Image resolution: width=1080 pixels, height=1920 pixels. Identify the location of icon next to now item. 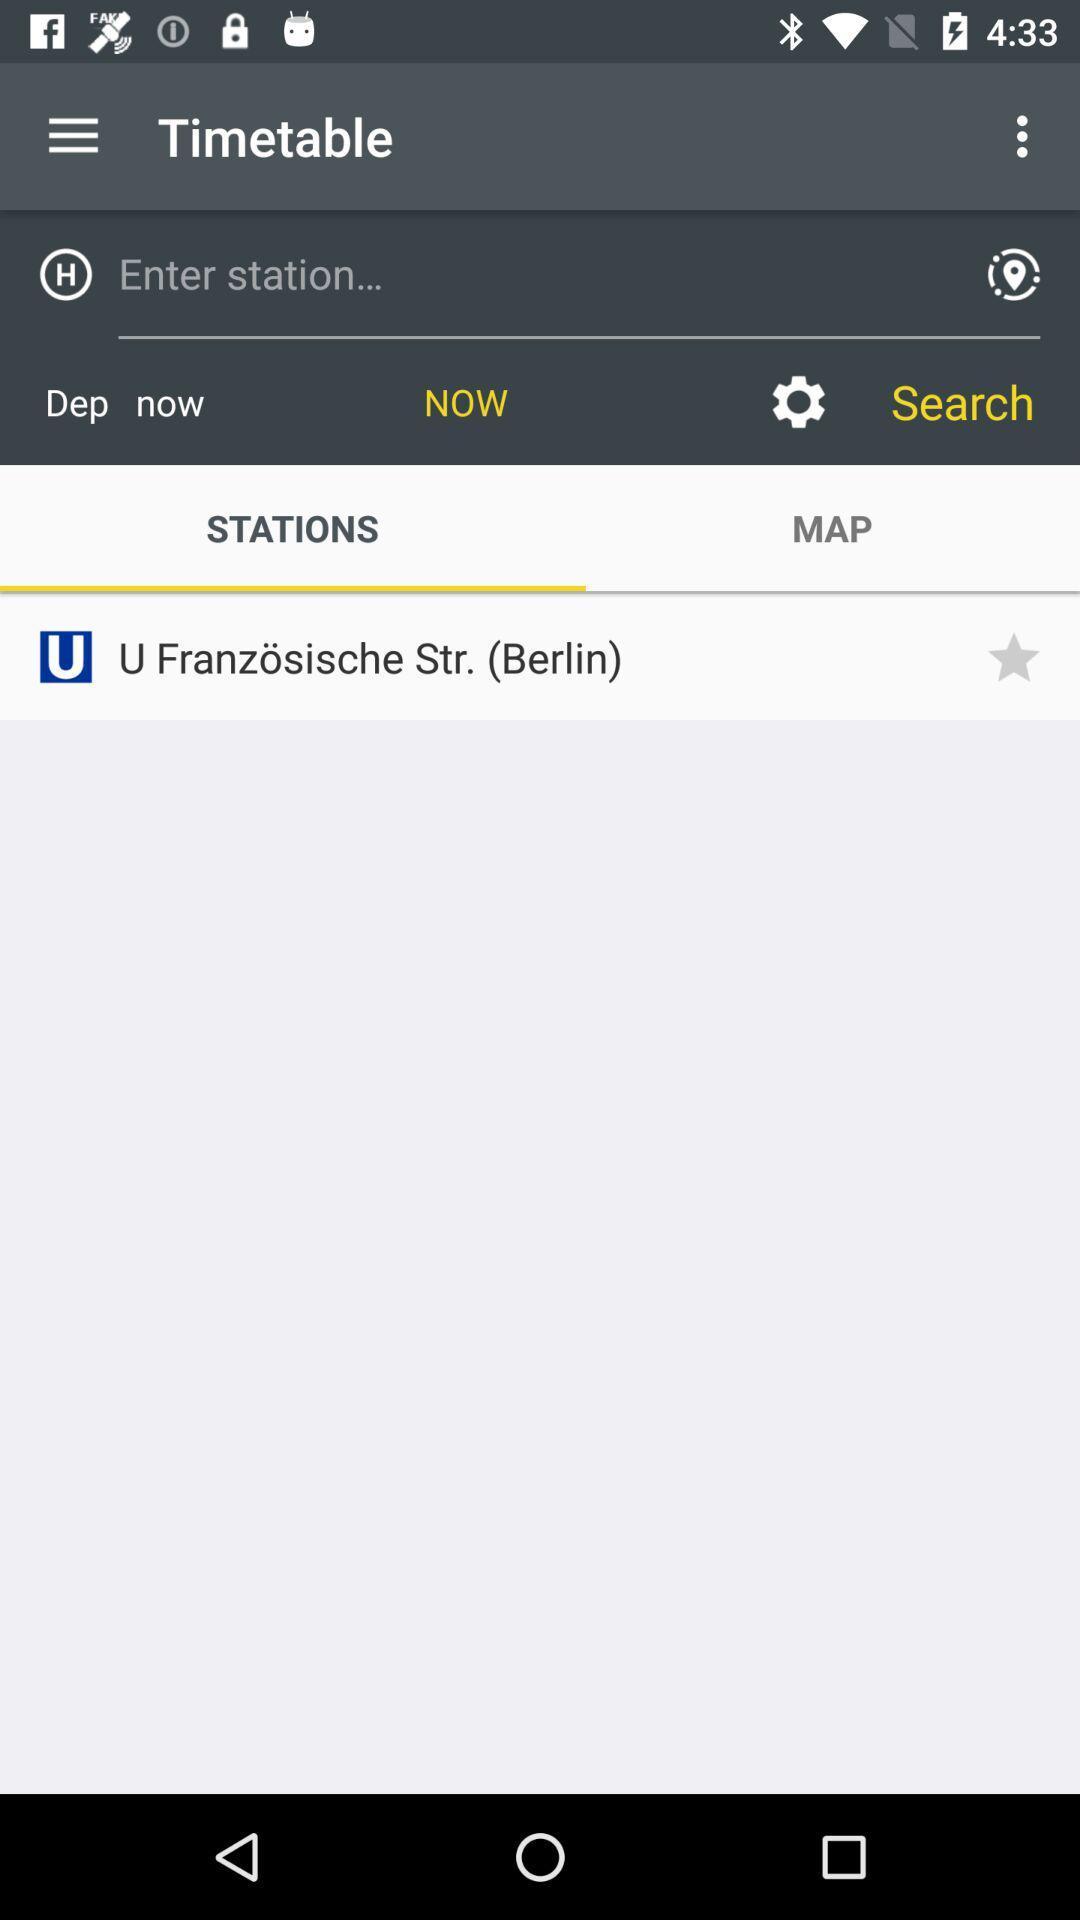
(124, 401).